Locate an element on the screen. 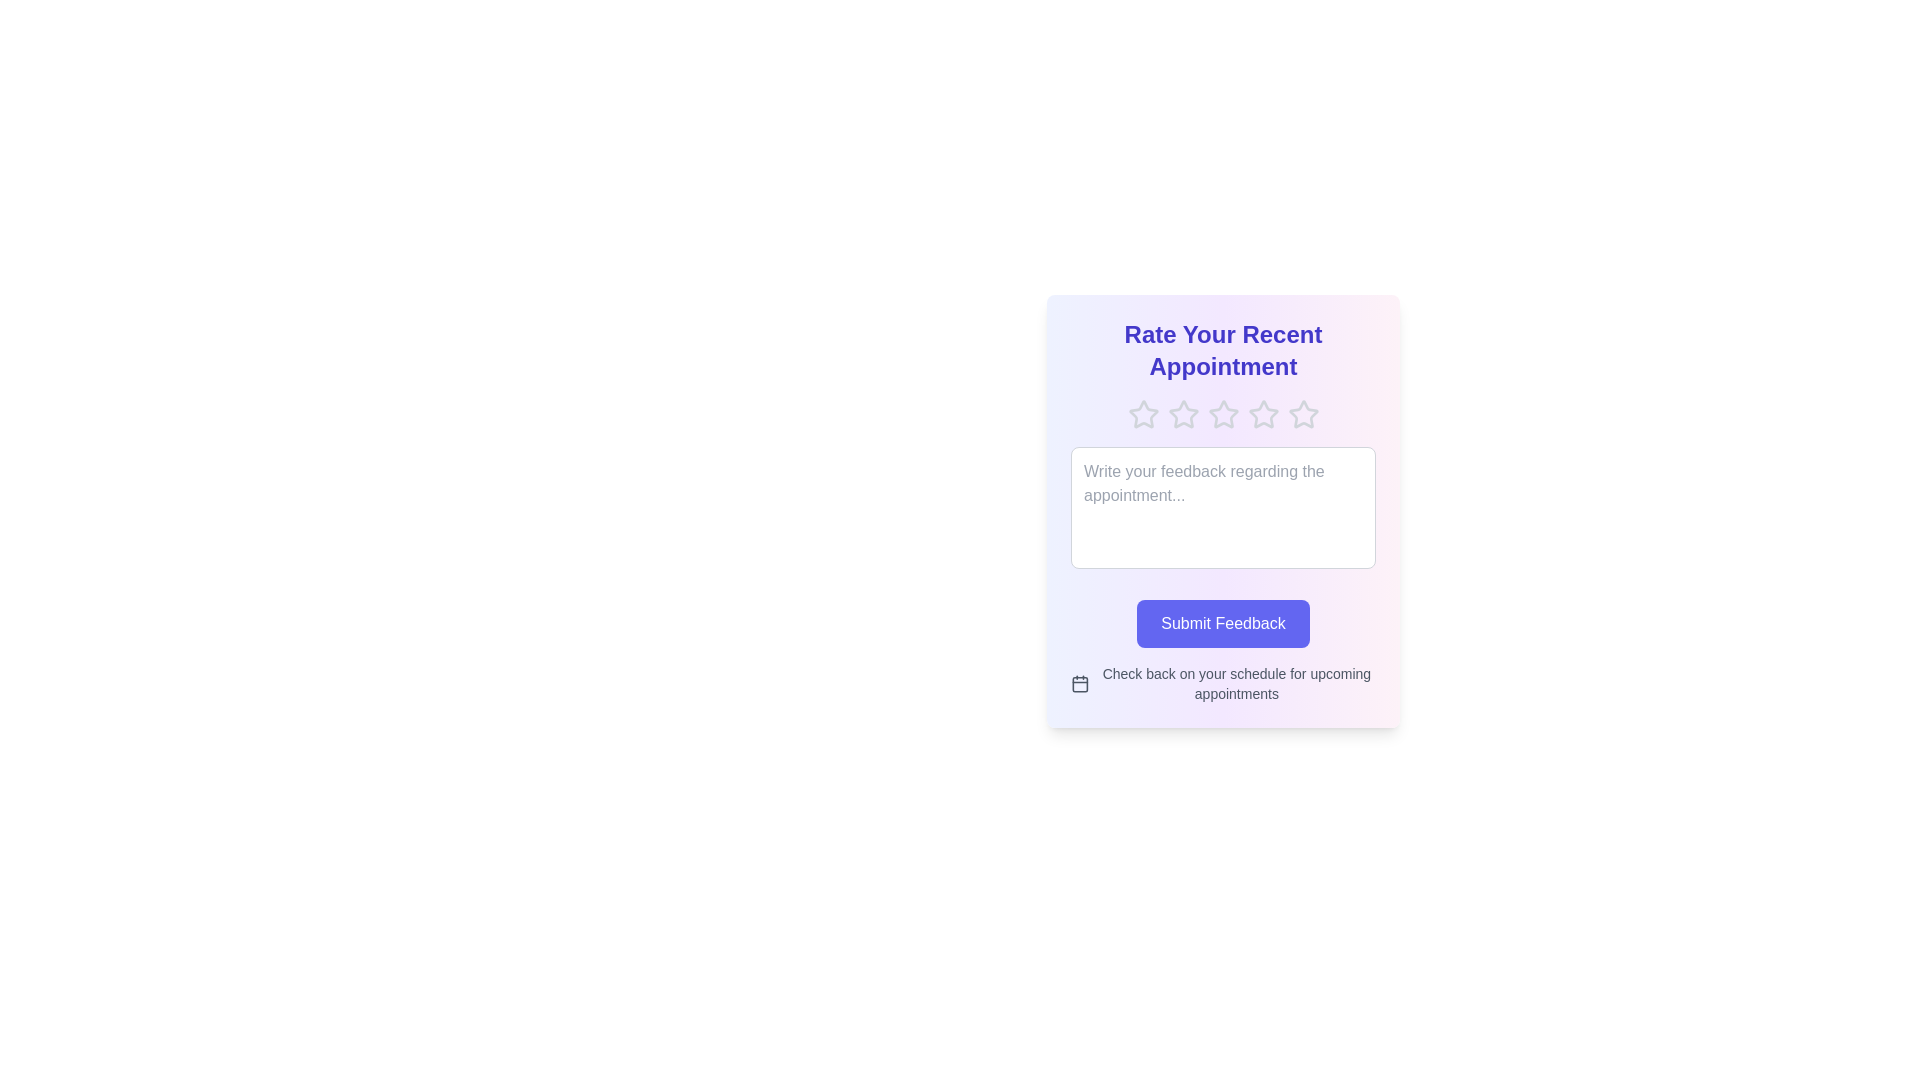  the star corresponding to 3 to preview the rating is located at coordinates (1222, 414).